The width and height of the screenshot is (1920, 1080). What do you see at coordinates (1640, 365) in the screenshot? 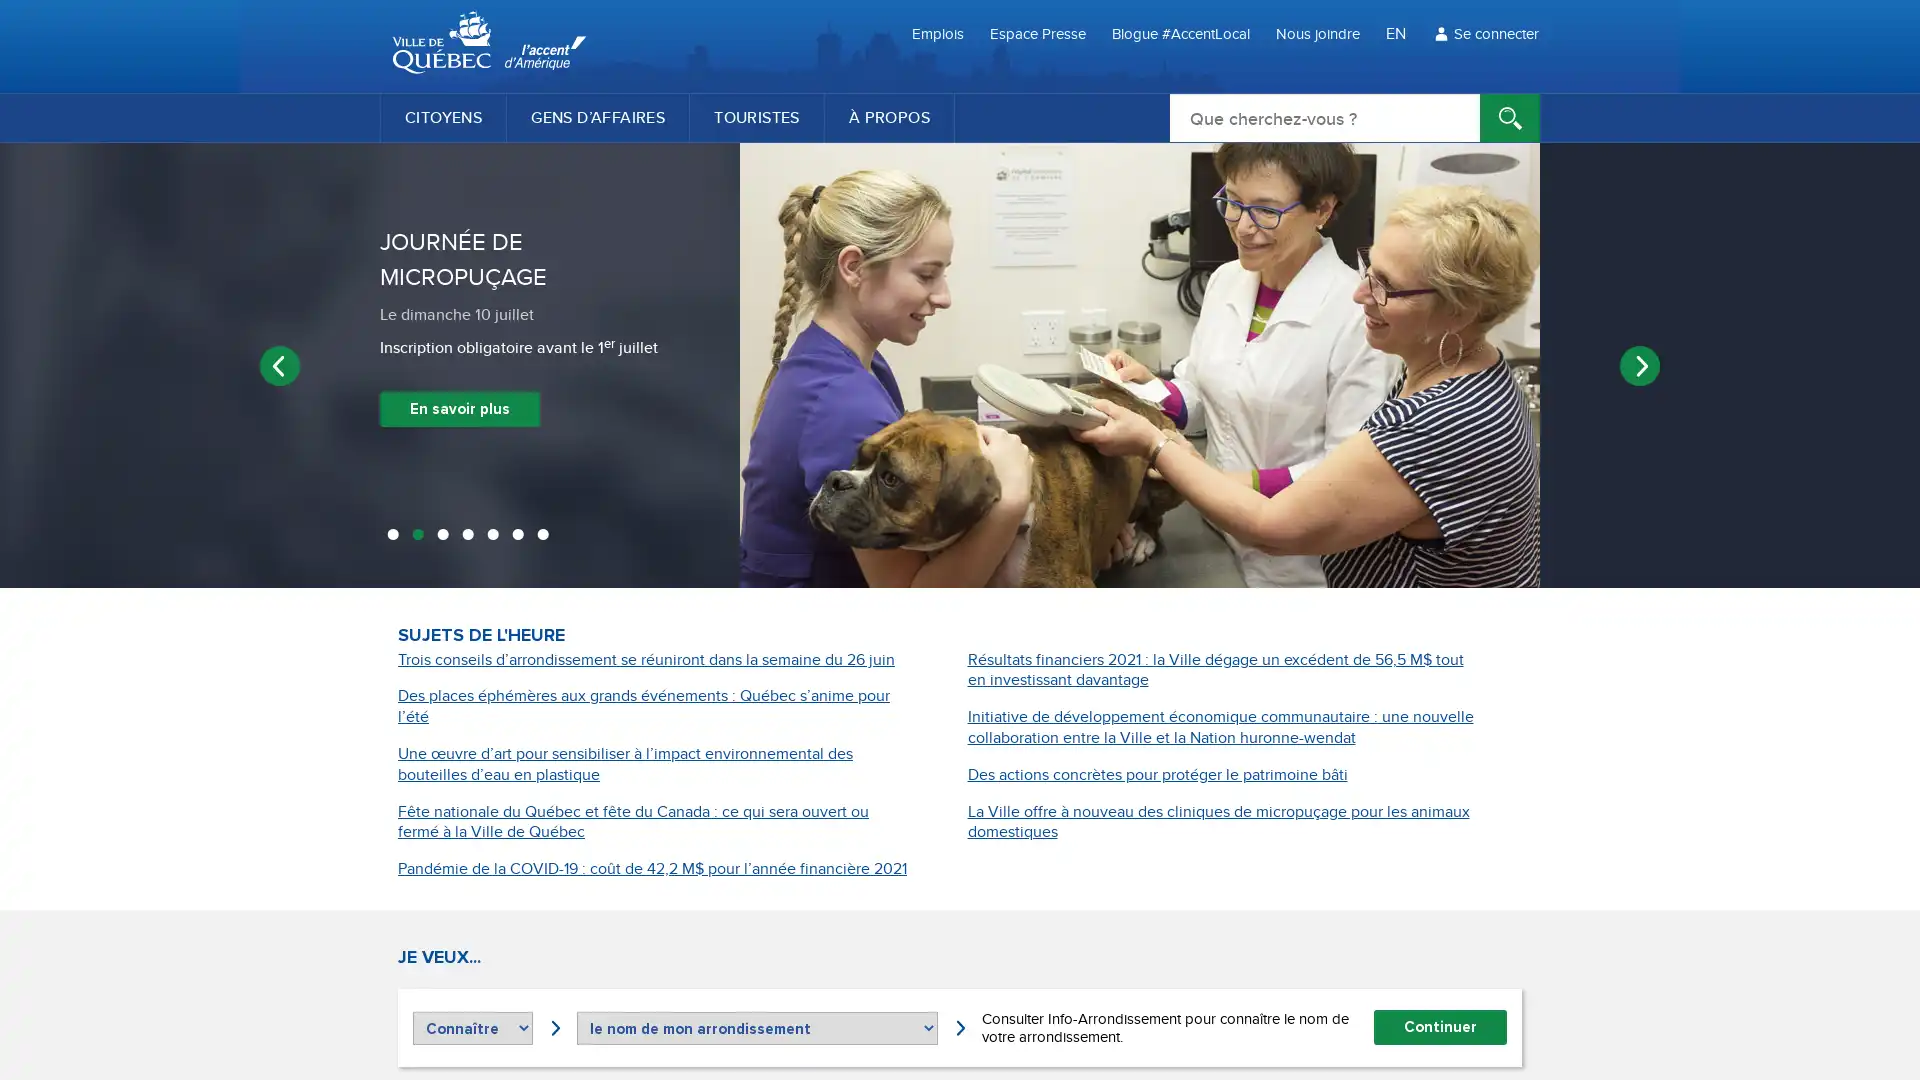
I see `Diapositive suivante` at bounding box center [1640, 365].